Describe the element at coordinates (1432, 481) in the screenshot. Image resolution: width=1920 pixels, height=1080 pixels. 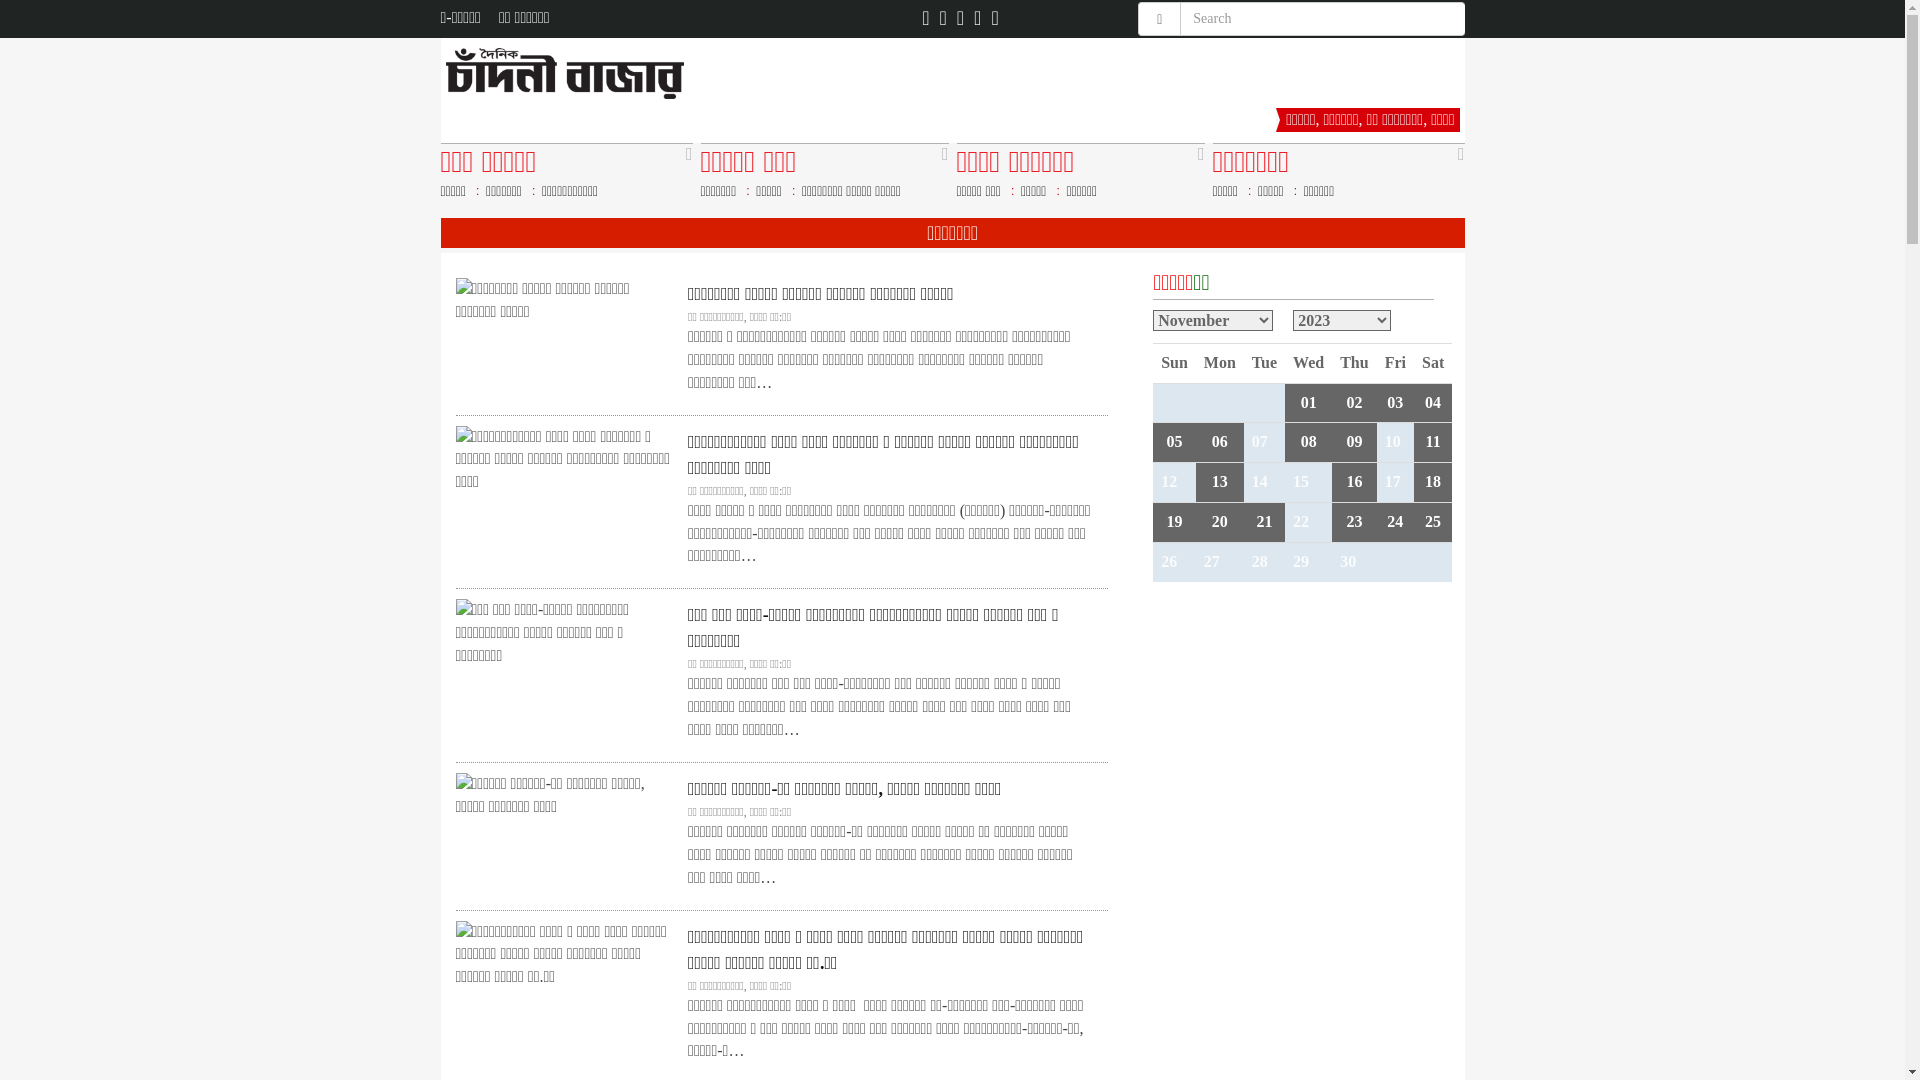
I see `'18'` at that location.